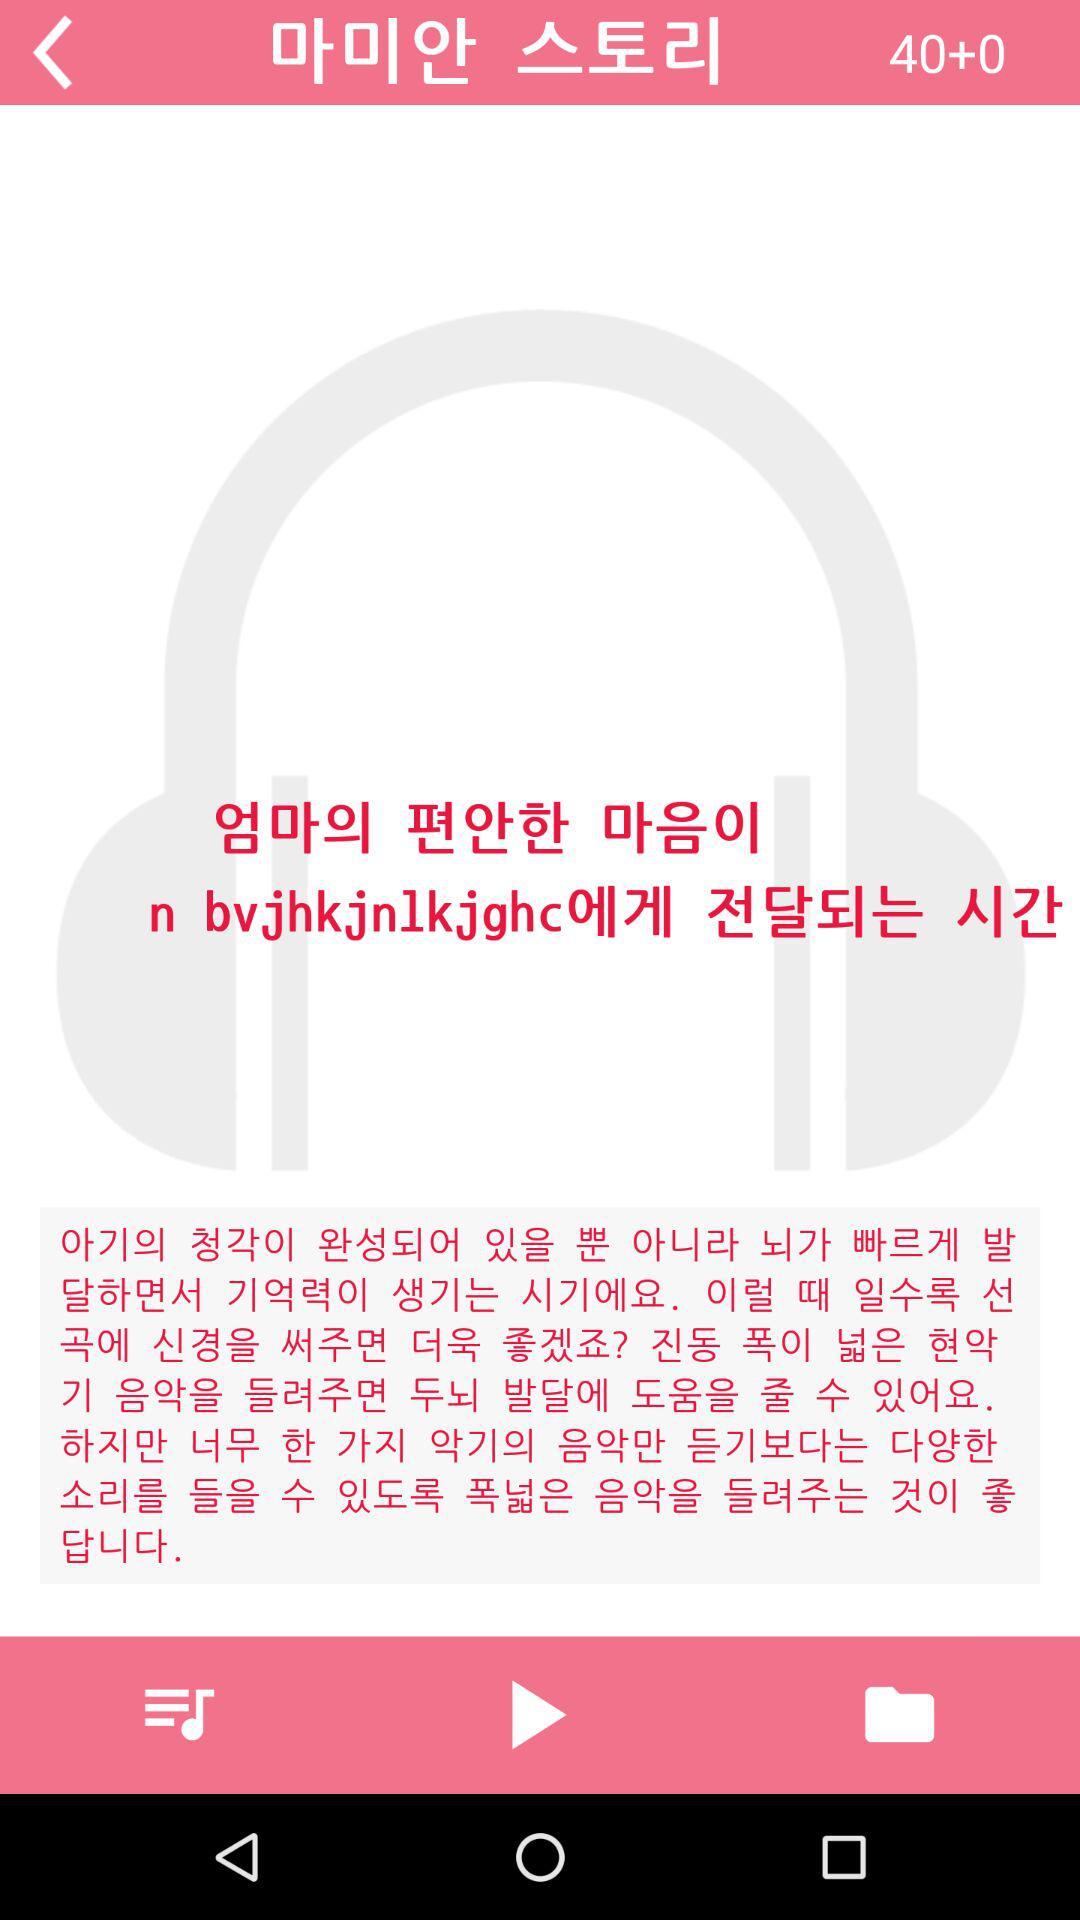  Describe the element at coordinates (898, 1835) in the screenshot. I see `the folder icon` at that location.